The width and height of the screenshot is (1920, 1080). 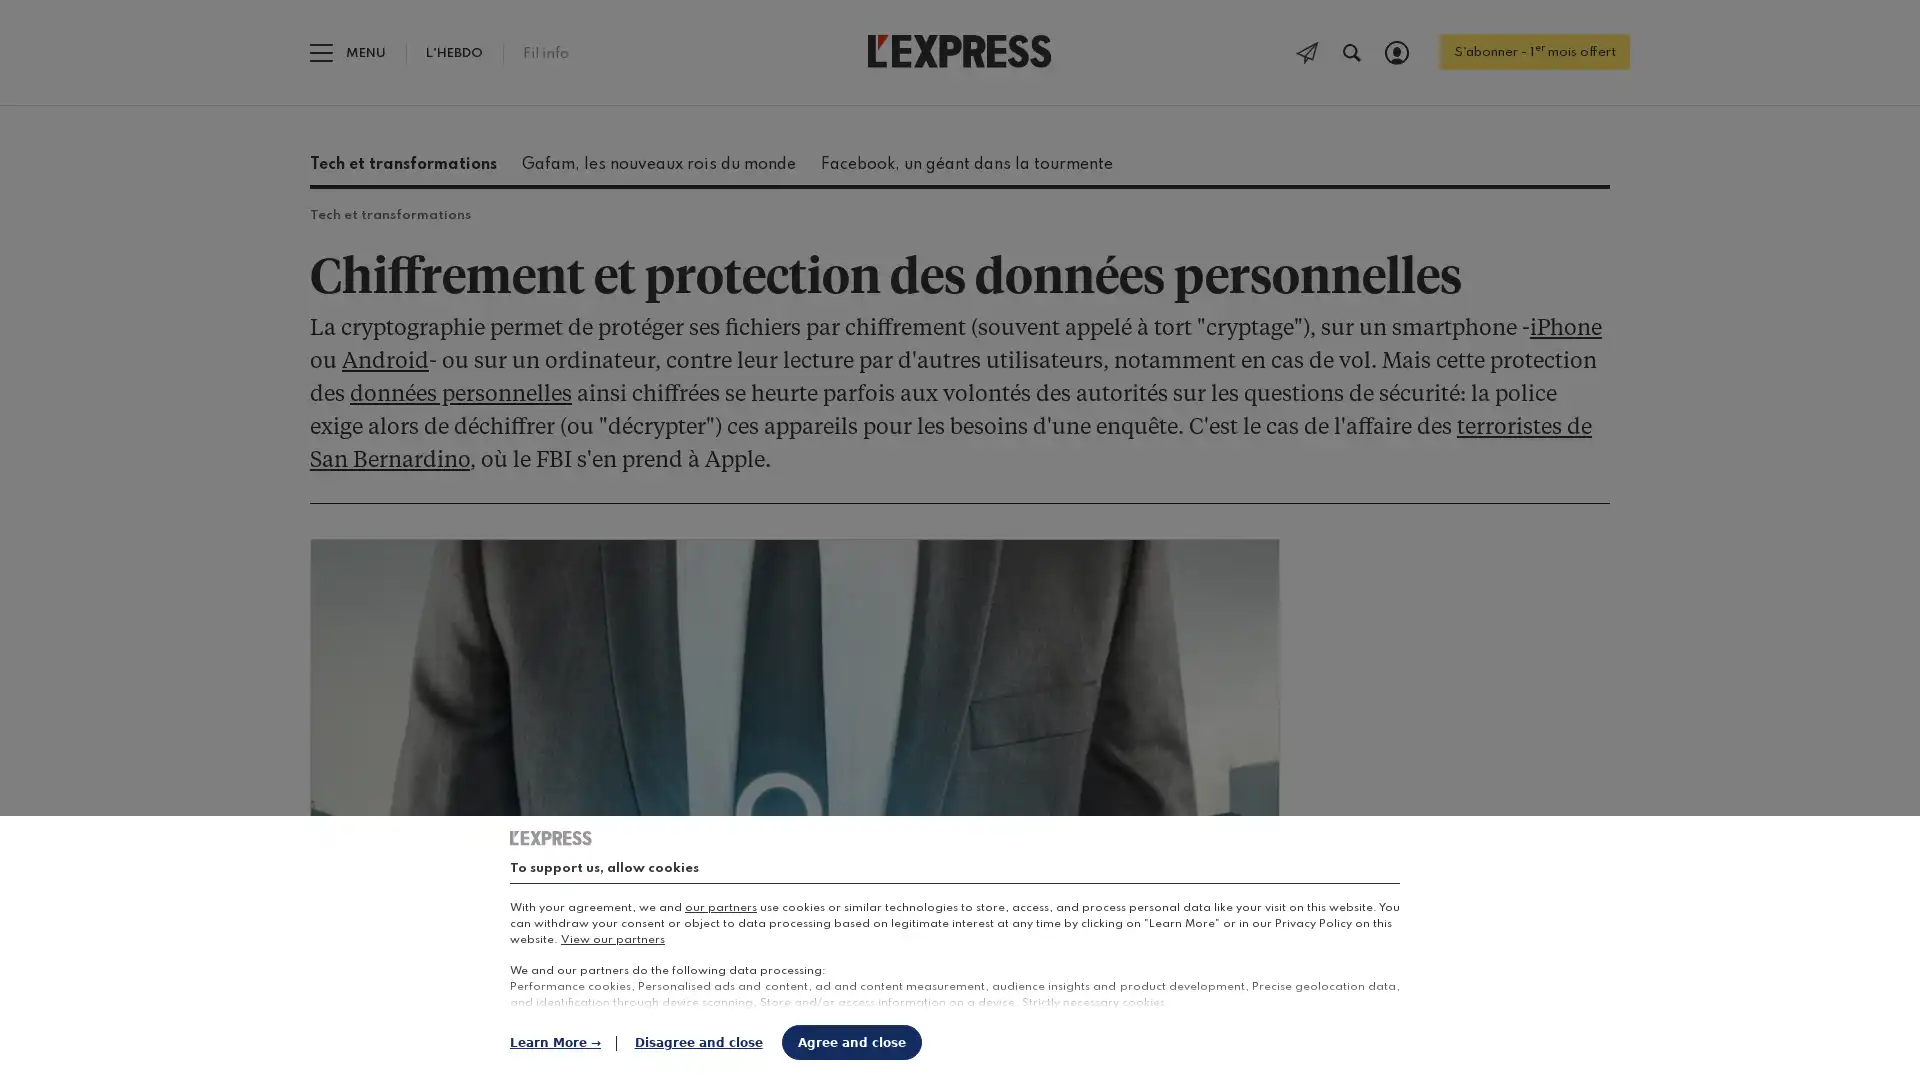 I want to click on Agree to our data processing and close, so click(x=851, y=1041).